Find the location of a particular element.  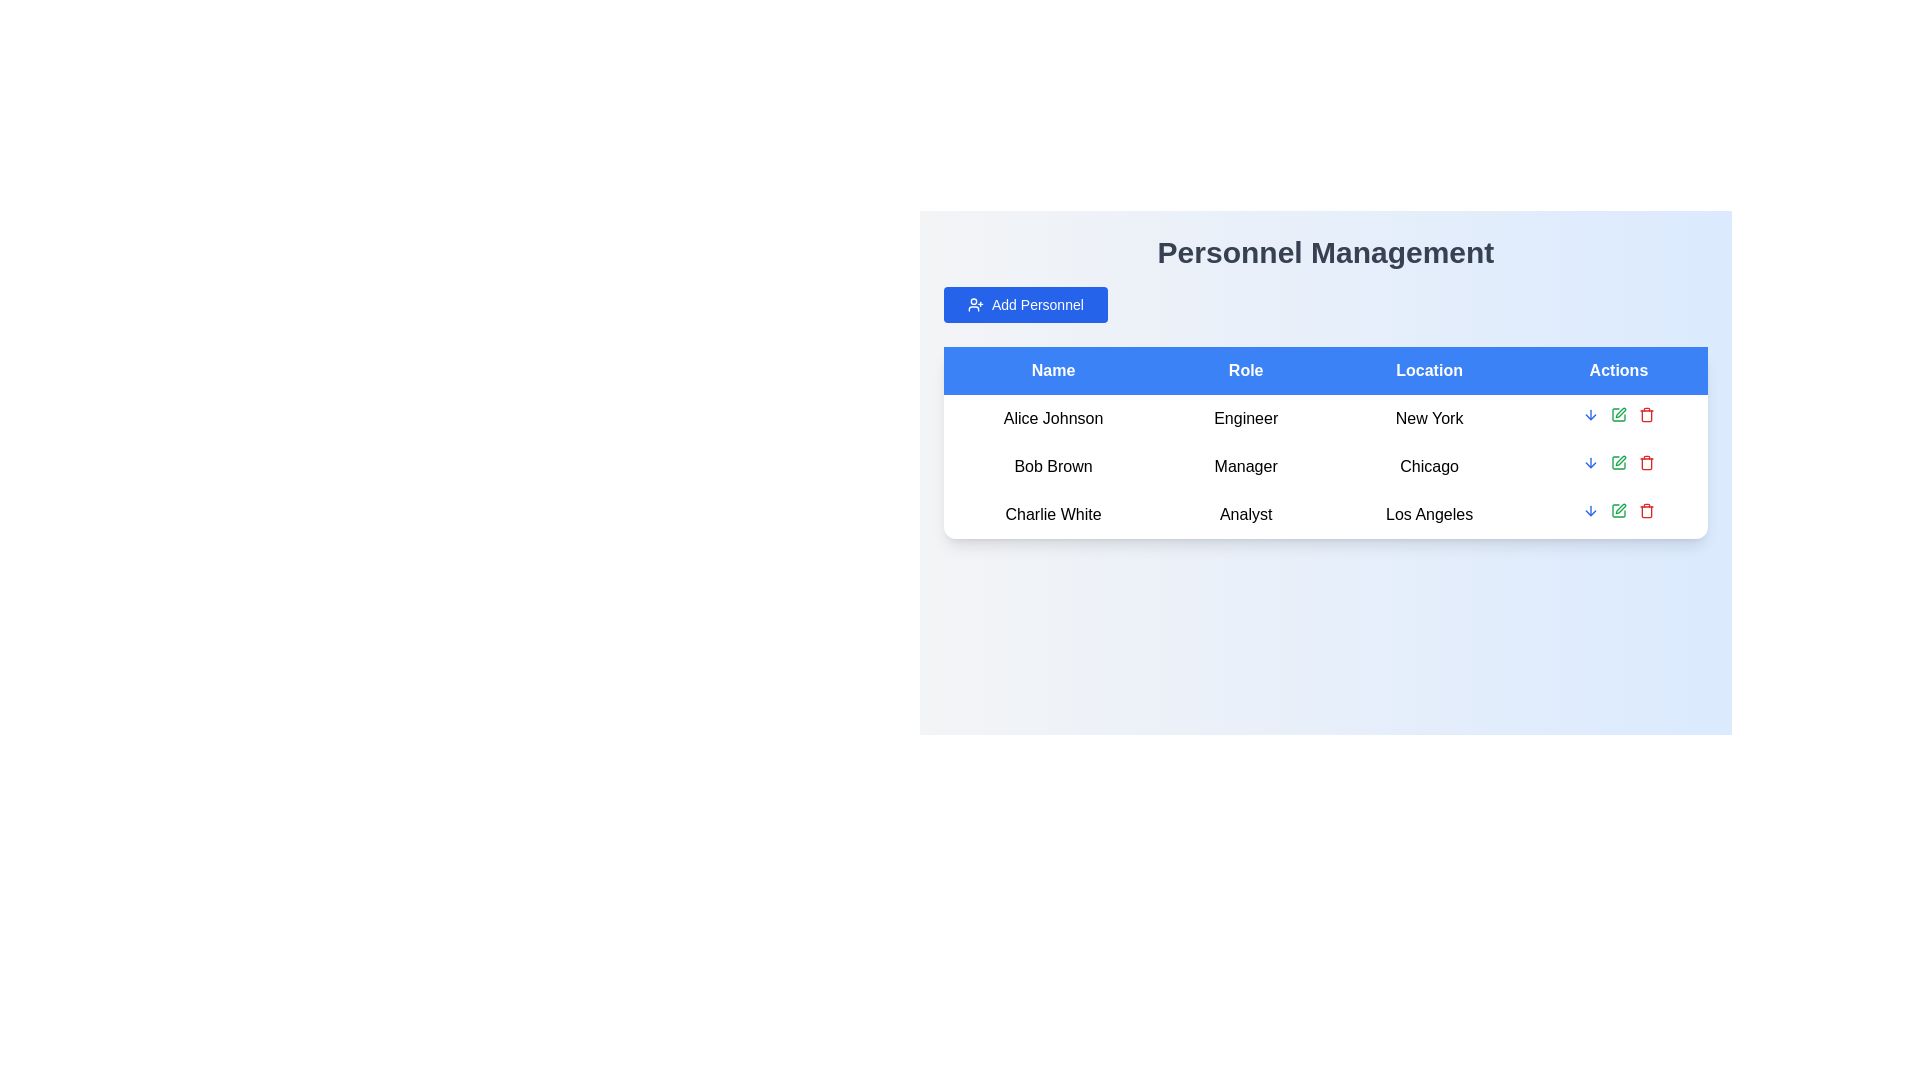

the deletion icon in the 'Actions' column for the last row (Charlie White) of the personnel table is located at coordinates (1646, 511).